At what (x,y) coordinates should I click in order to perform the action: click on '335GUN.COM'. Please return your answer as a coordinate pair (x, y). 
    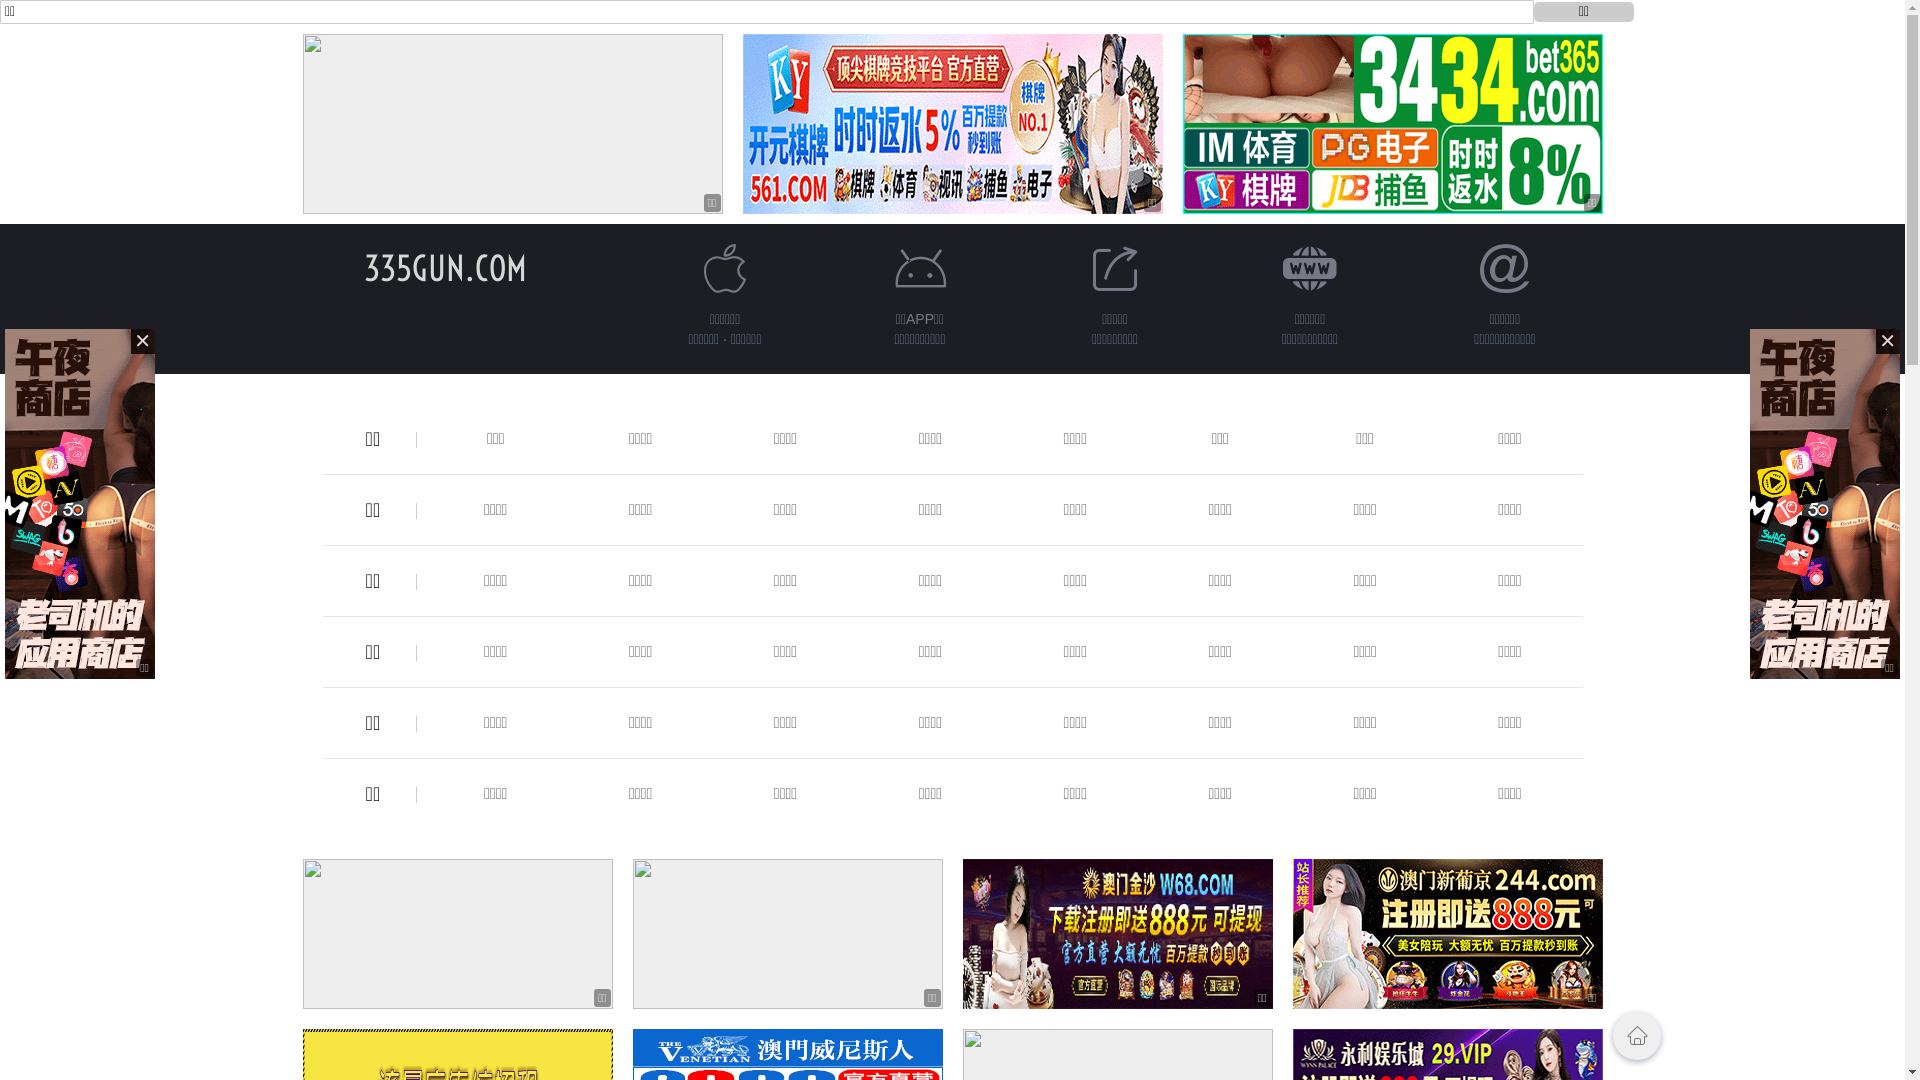
    Looking at the image, I should click on (444, 267).